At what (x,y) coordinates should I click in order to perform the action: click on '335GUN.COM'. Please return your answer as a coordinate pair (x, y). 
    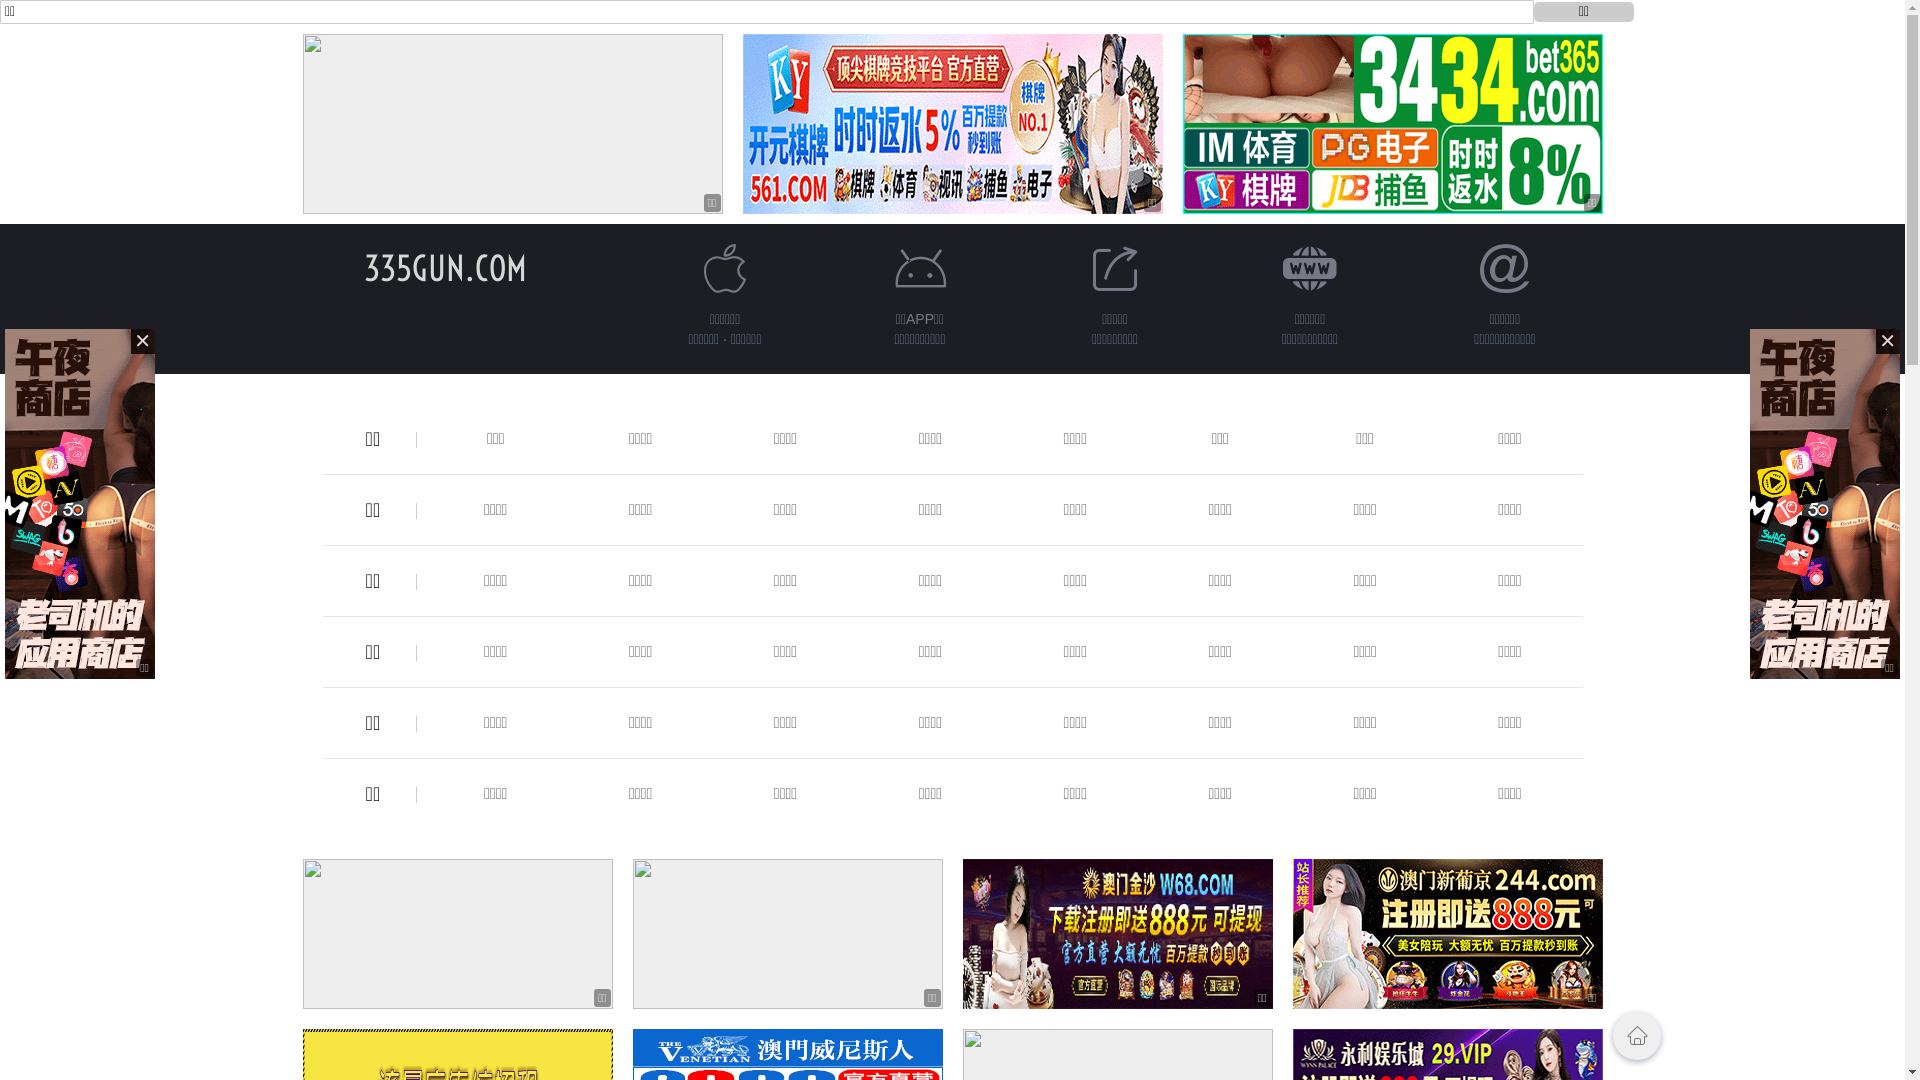
    Looking at the image, I should click on (444, 267).